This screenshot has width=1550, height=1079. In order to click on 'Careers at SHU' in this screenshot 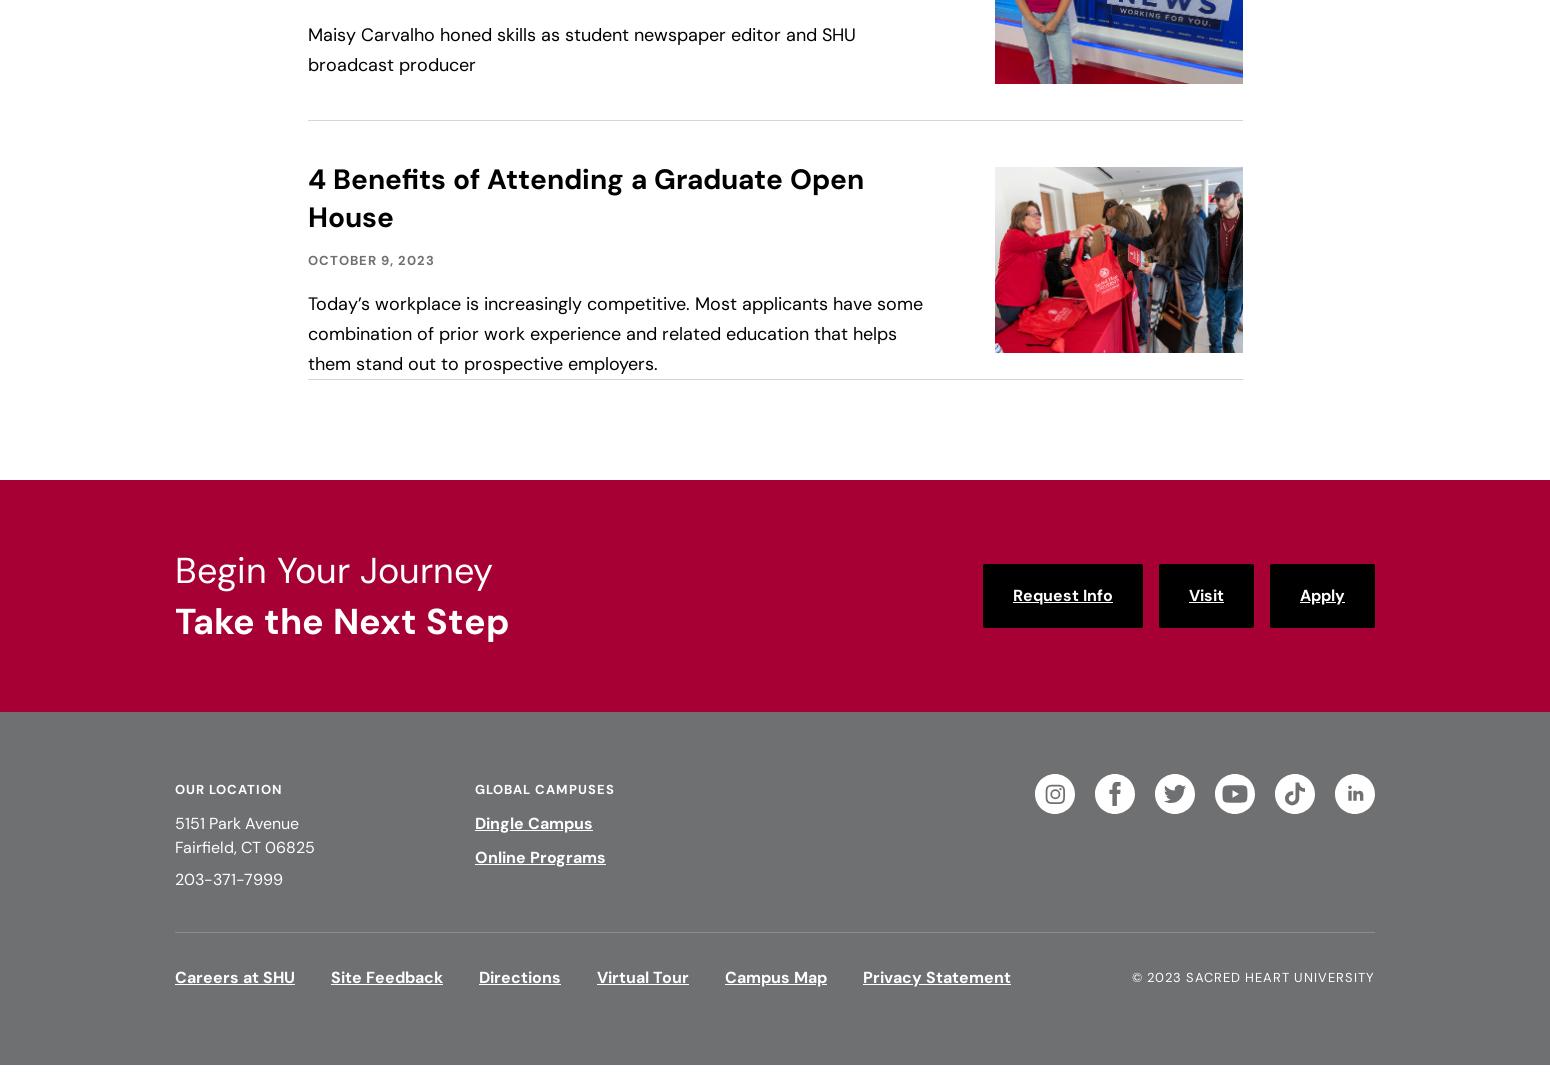, I will do `click(234, 976)`.